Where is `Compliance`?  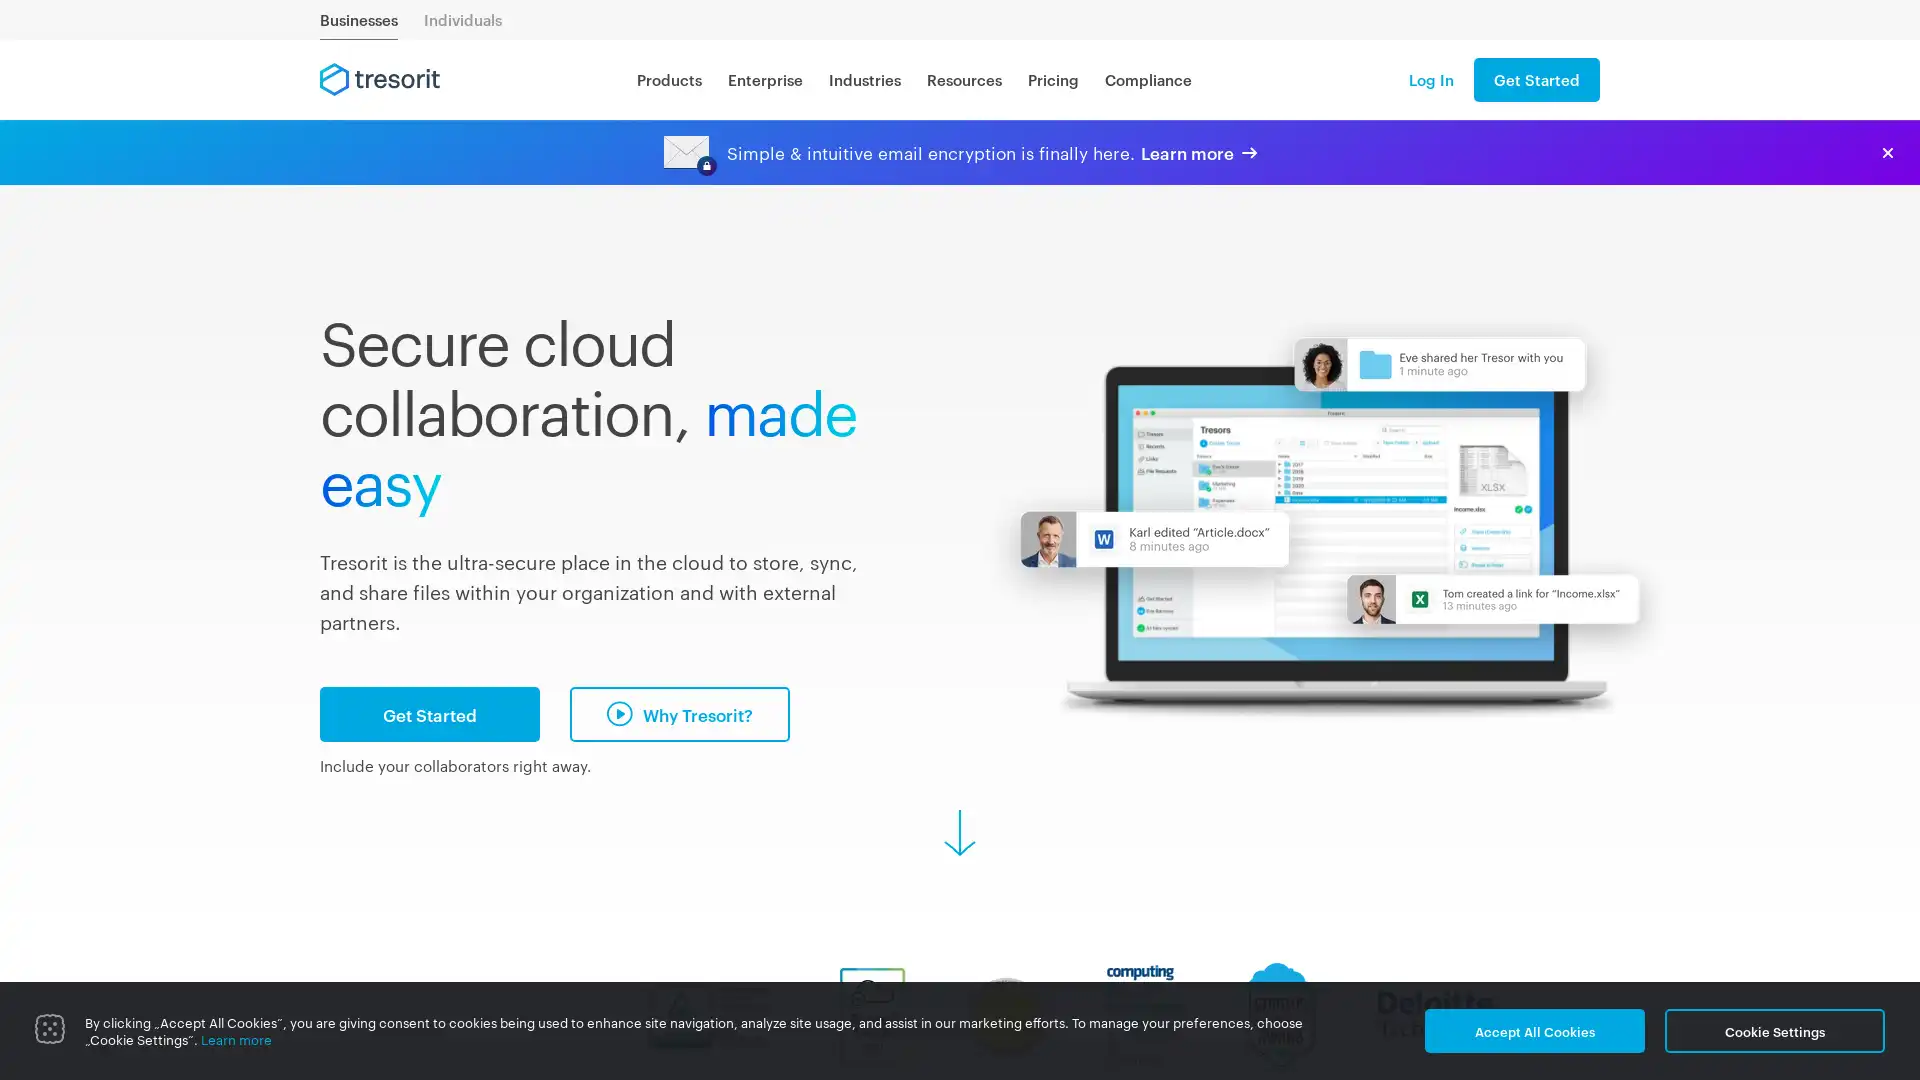
Compliance is located at coordinates (1148, 79).